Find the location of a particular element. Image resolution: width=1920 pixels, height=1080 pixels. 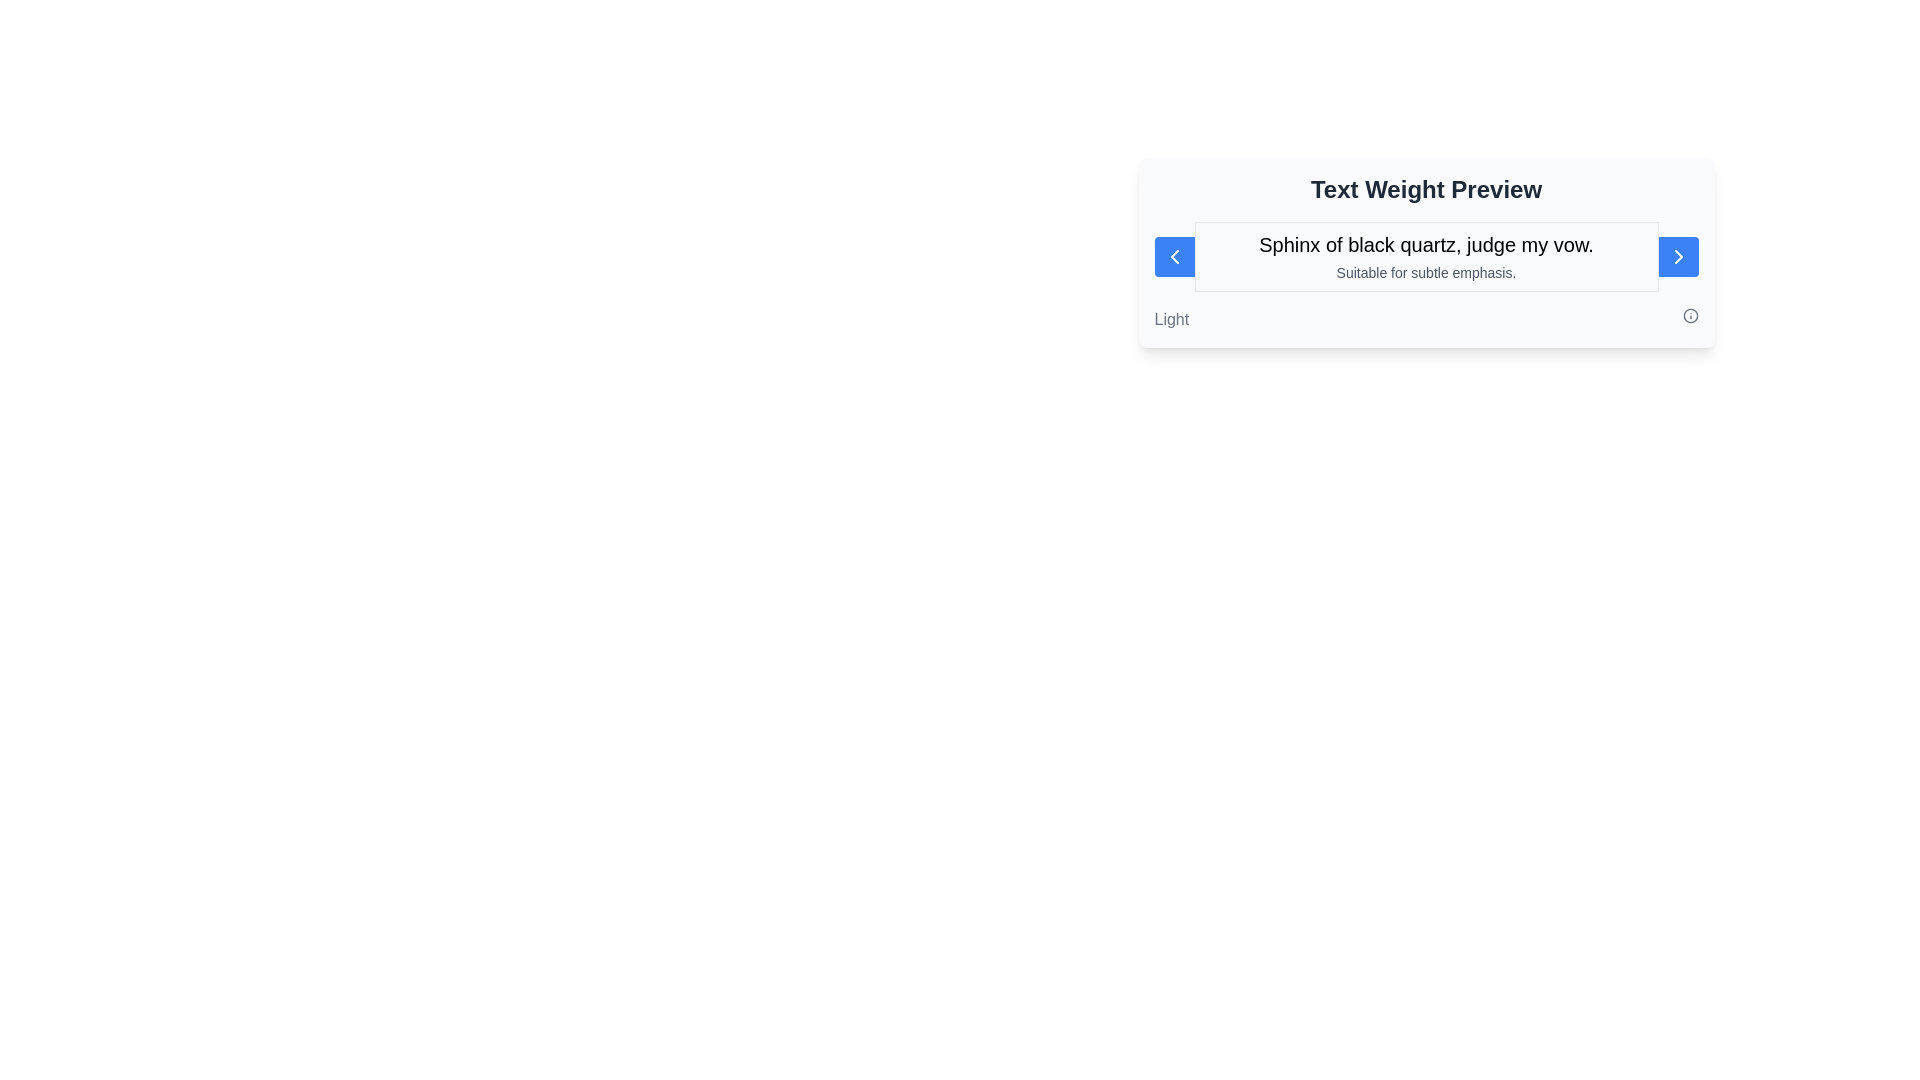

the 'info' icon located in the upper right section of the 'Text Weight Preview' card is located at coordinates (1689, 315).